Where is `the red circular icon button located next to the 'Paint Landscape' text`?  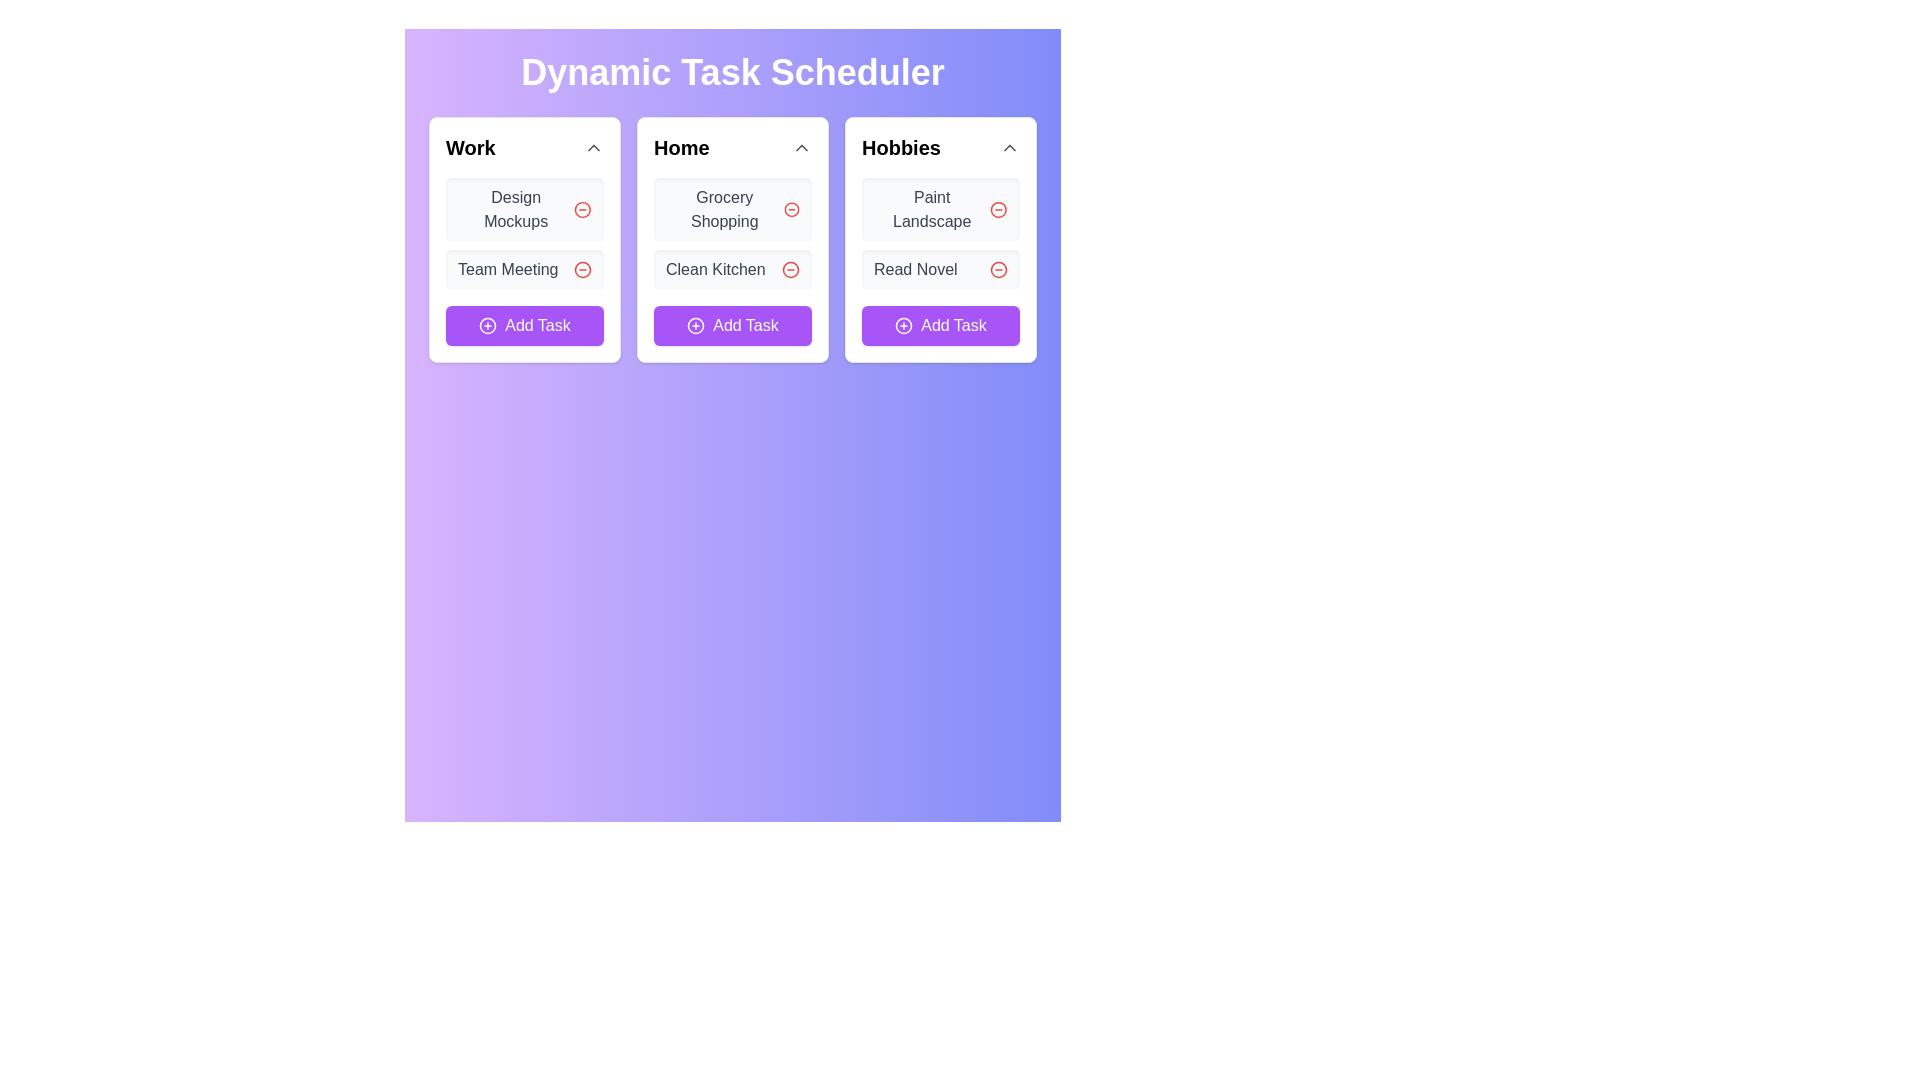 the red circular icon button located next to the 'Paint Landscape' text is located at coordinates (998, 209).